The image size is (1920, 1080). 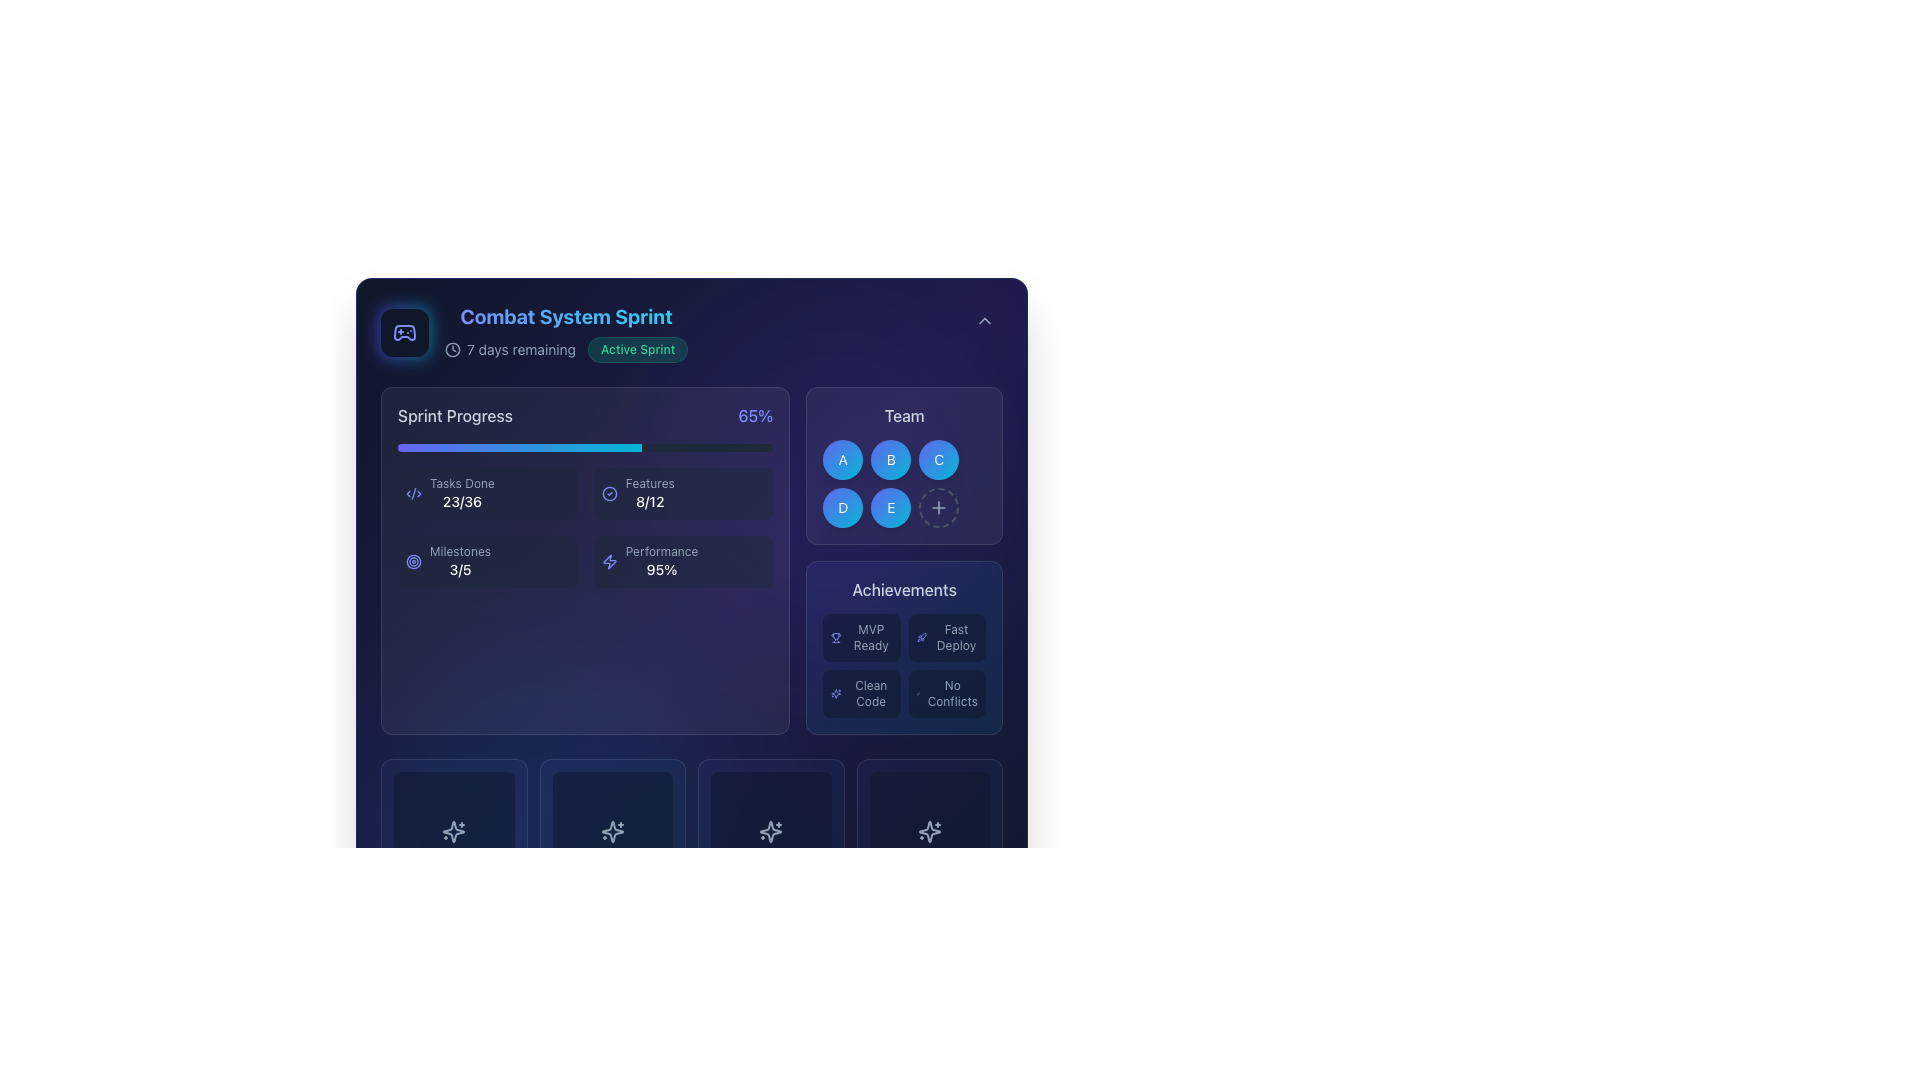 I want to click on the rightmost card in the bottom row of the grid by, so click(x=928, y=832).